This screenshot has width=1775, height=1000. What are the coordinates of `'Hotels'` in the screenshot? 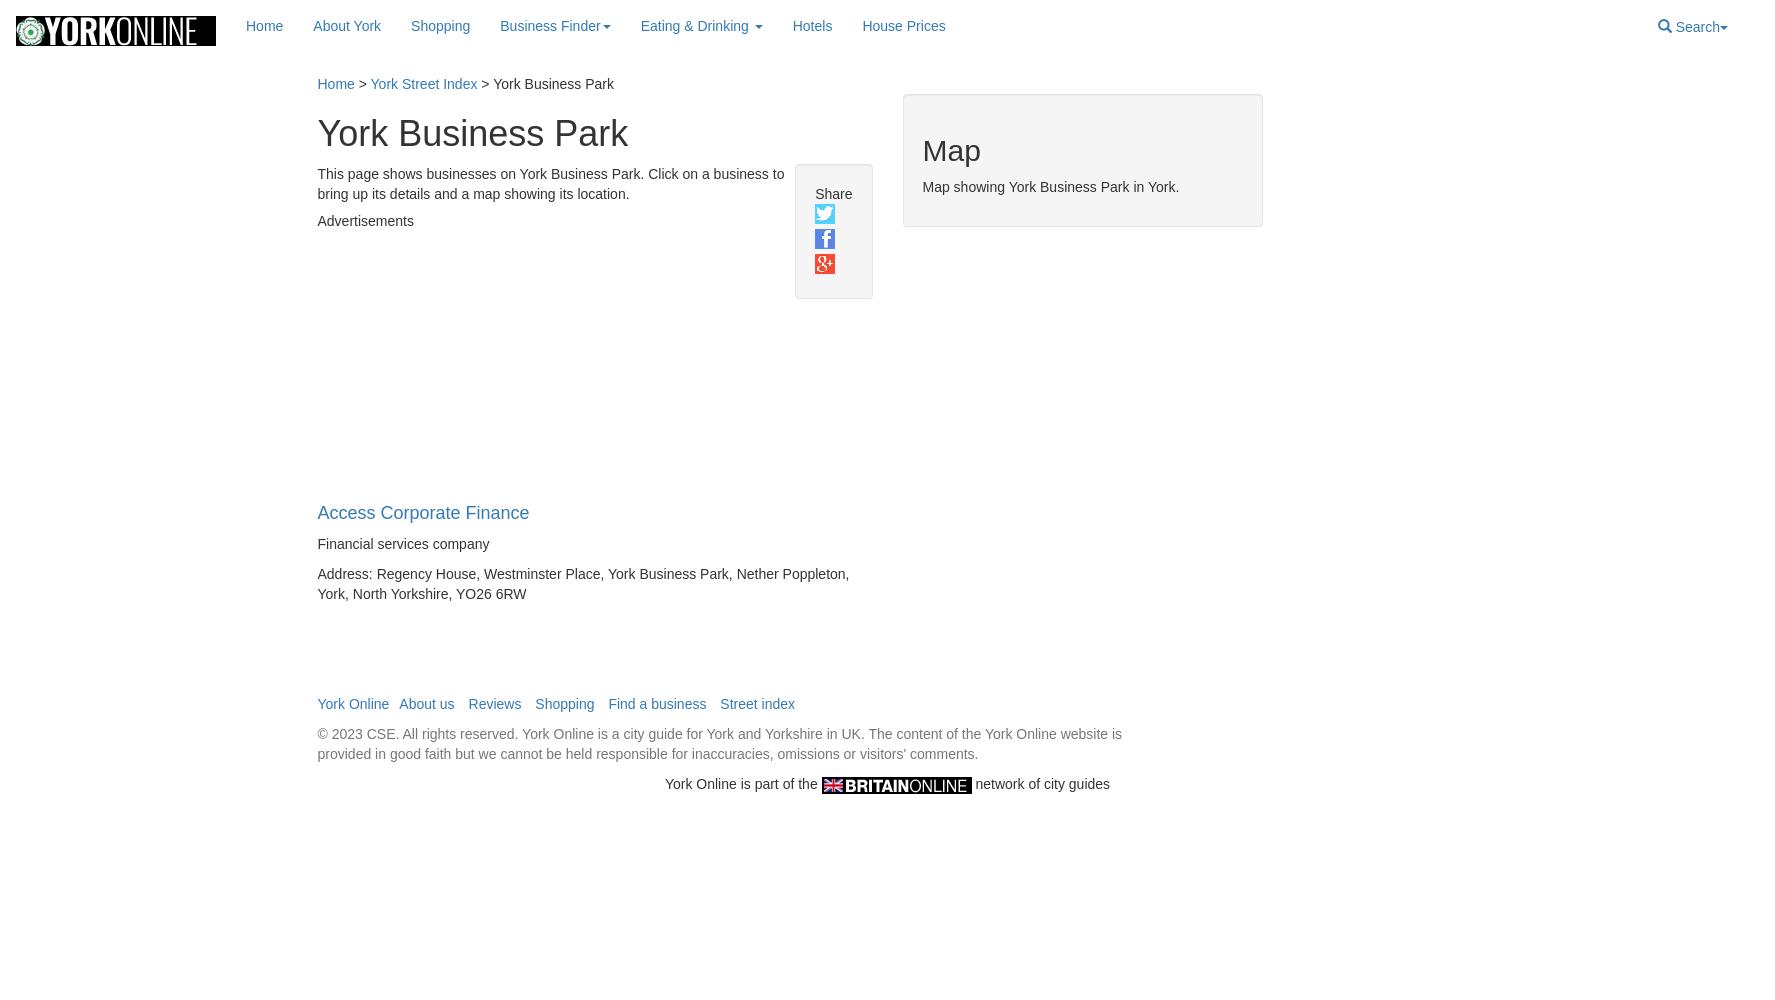 It's located at (811, 26).